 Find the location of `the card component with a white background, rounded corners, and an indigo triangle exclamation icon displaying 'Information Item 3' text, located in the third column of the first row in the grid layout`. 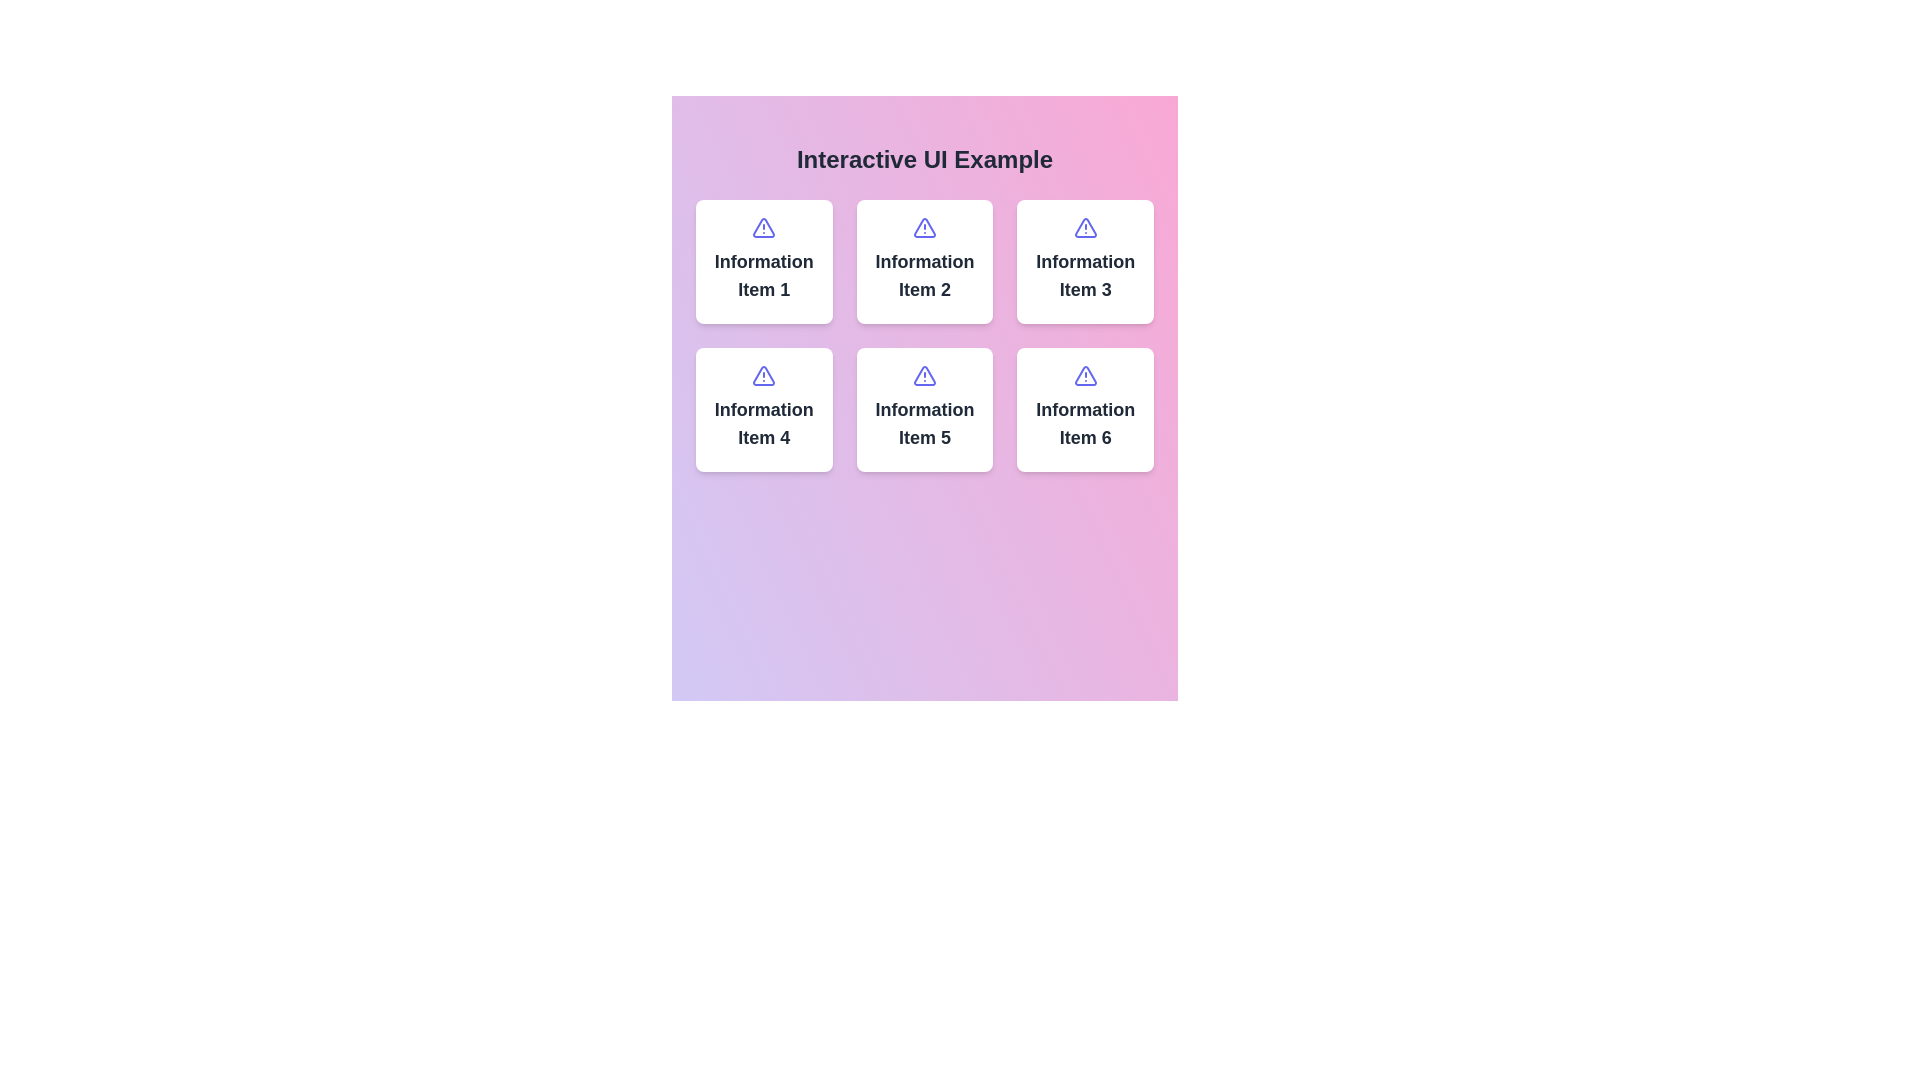

the card component with a white background, rounded corners, and an indigo triangle exclamation icon displaying 'Information Item 3' text, located in the third column of the first row in the grid layout is located at coordinates (1084, 261).